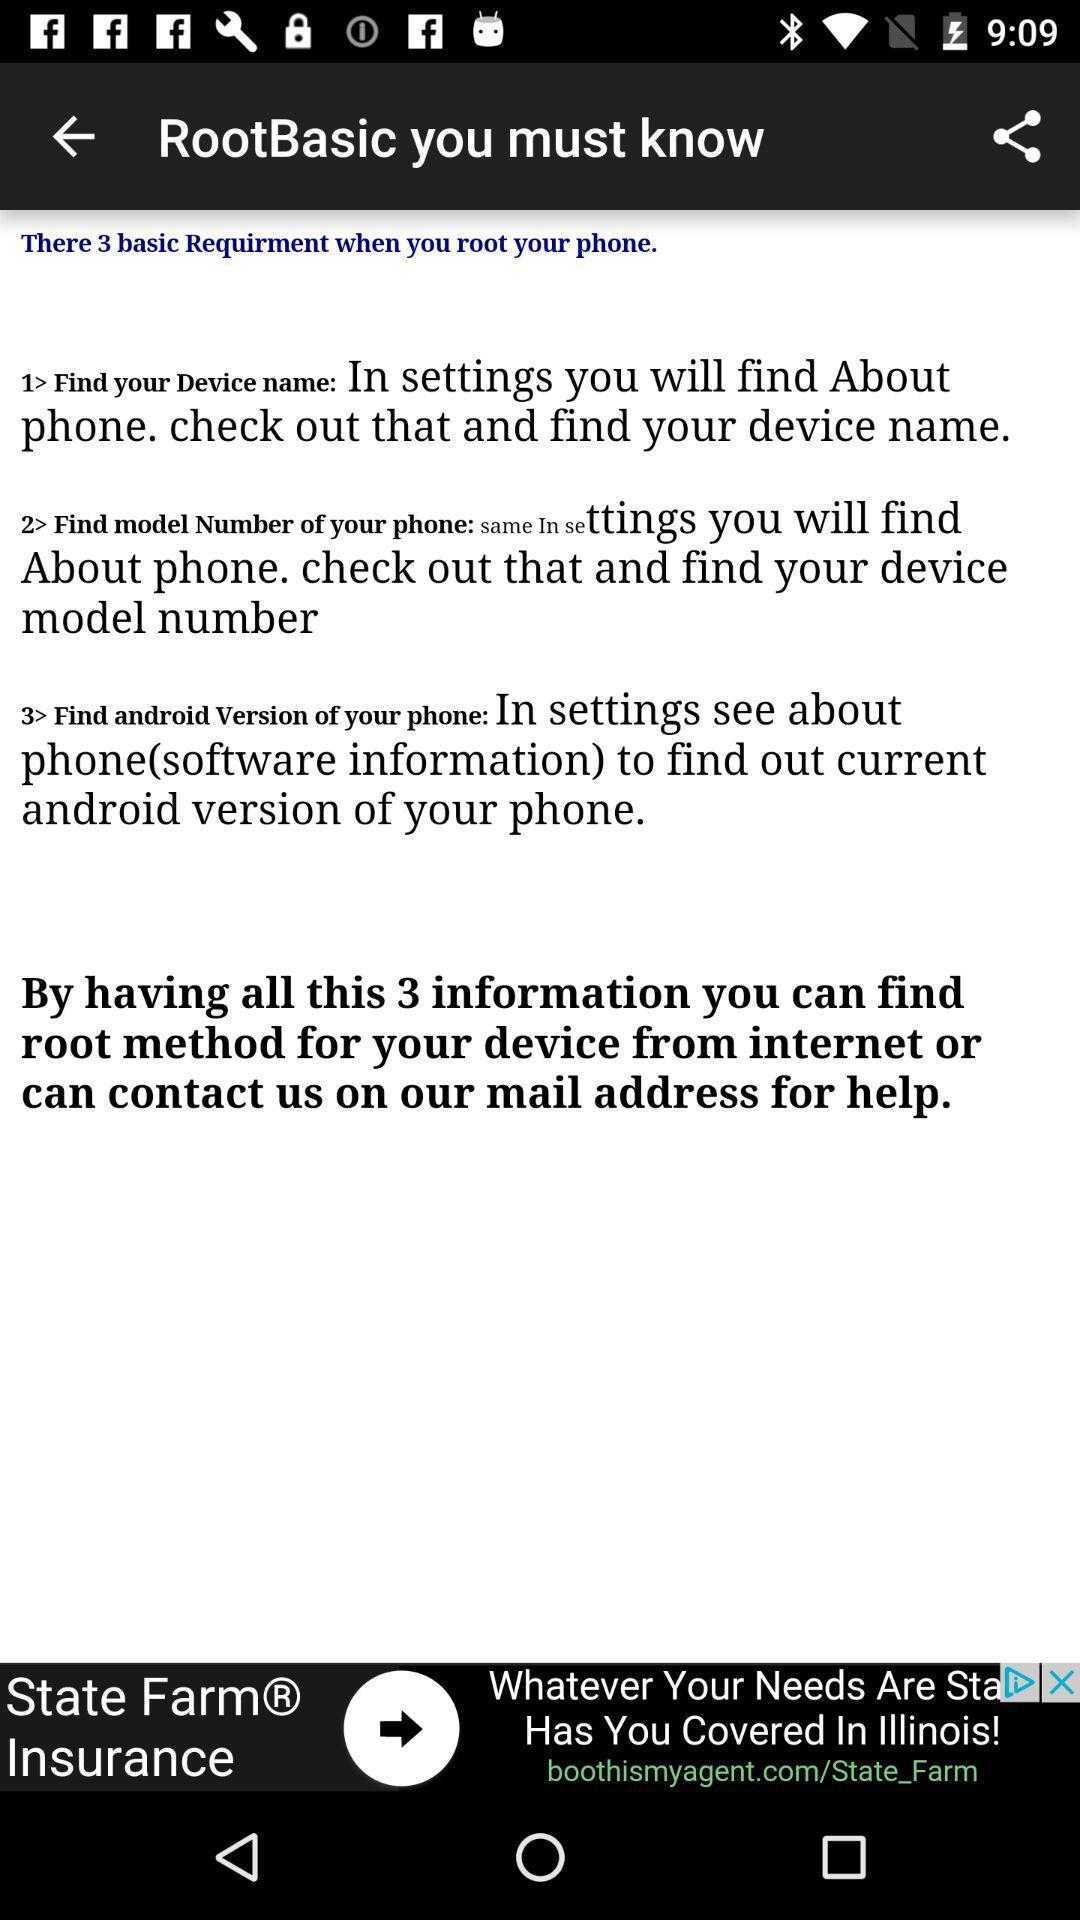 The height and width of the screenshot is (1920, 1080). Describe the element at coordinates (540, 1727) in the screenshot. I see `advertisement` at that location.